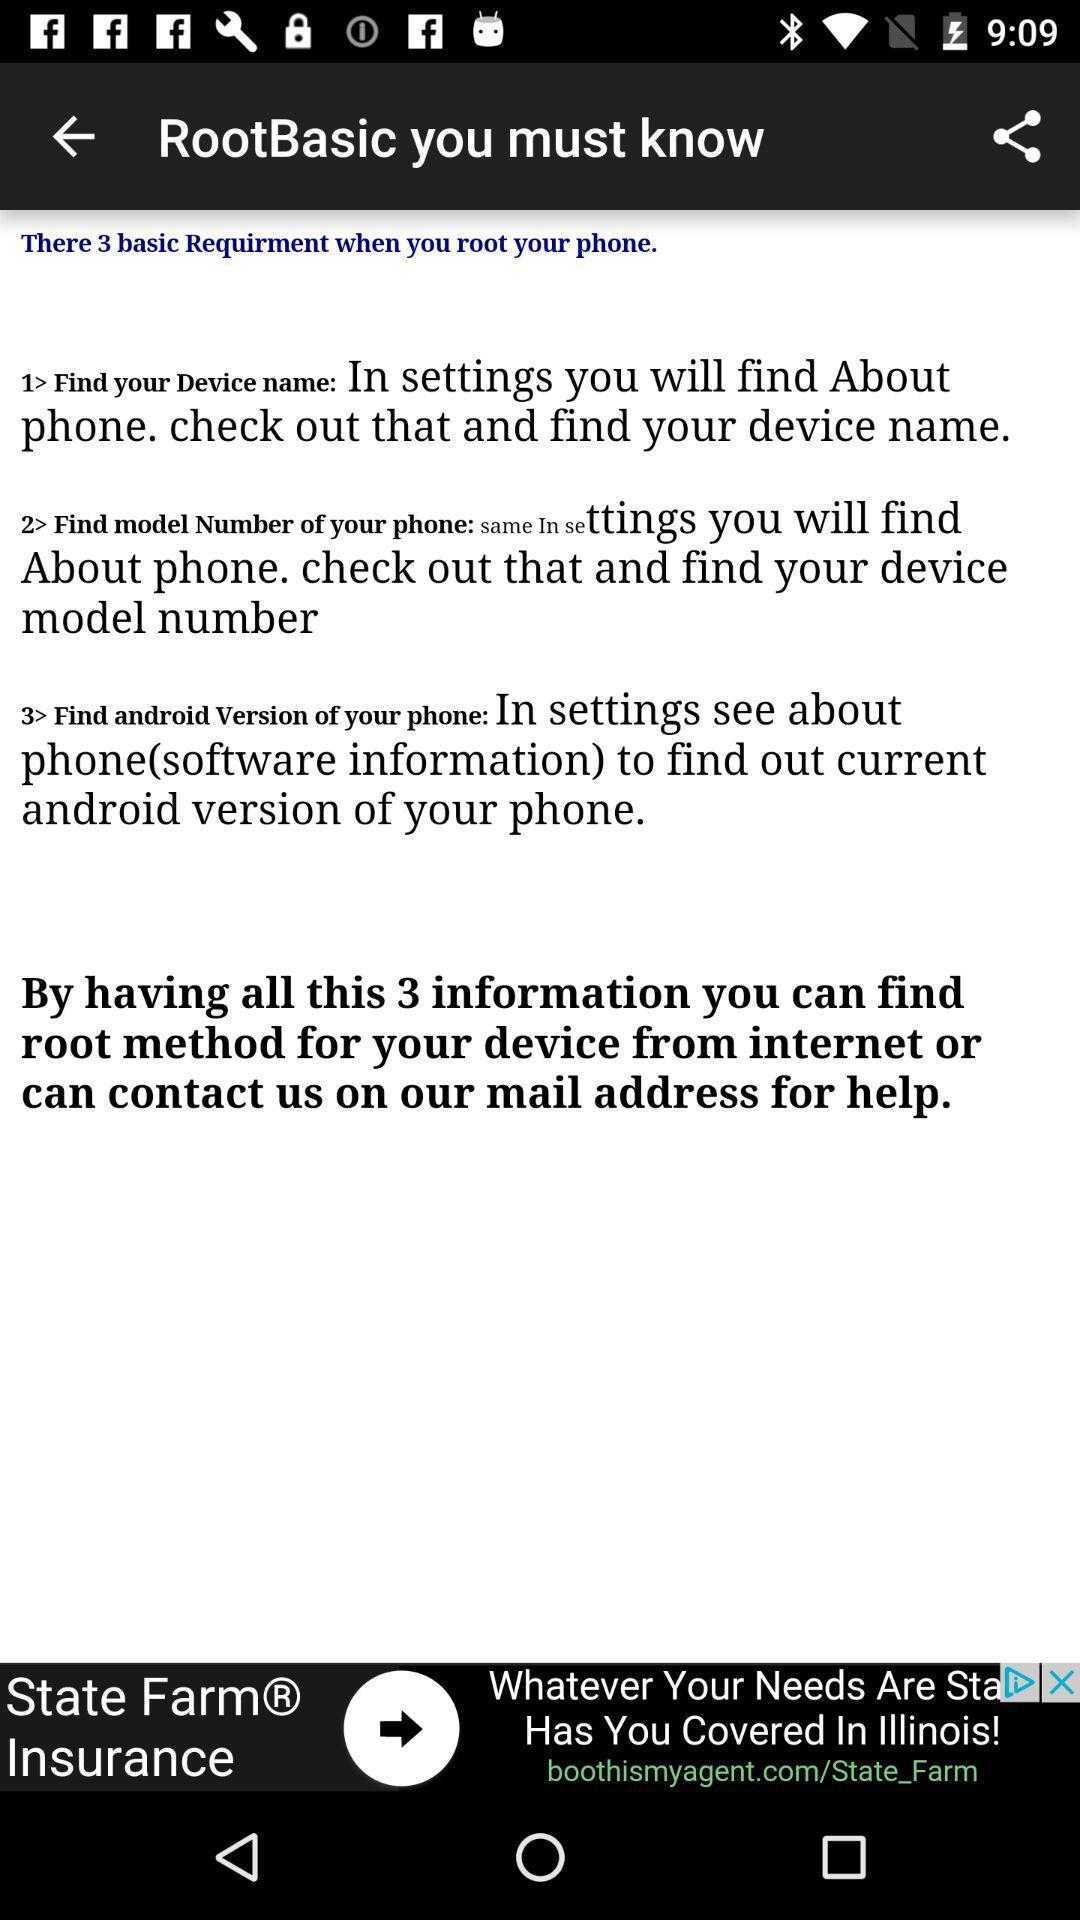 The height and width of the screenshot is (1920, 1080). Describe the element at coordinates (540, 1727) in the screenshot. I see `advertisement` at that location.